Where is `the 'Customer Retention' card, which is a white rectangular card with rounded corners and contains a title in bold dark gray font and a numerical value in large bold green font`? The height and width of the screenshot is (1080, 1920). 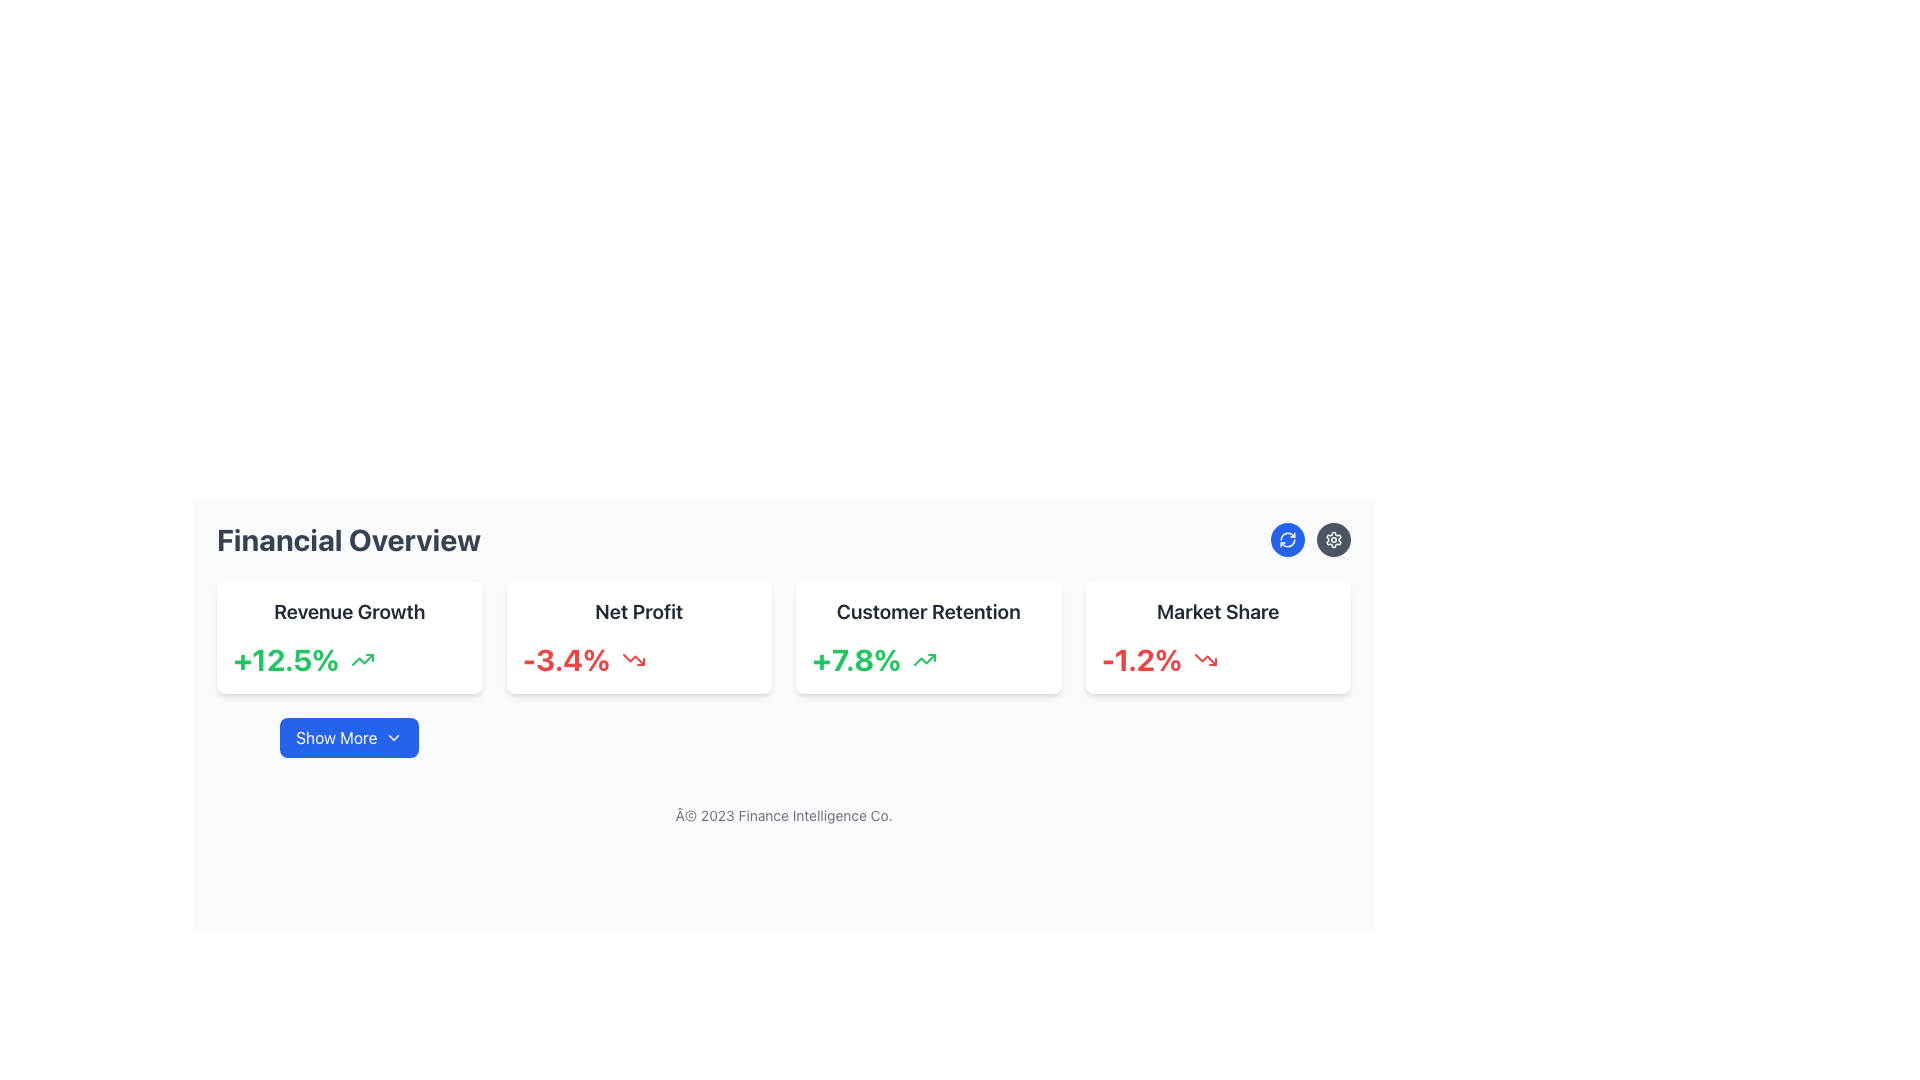
the 'Customer Retention' card, which is a white rectangular card with rounded corners and contains a title in bold dark gray font and a numerical value in large bold green font is located at coordinates (927, 637).